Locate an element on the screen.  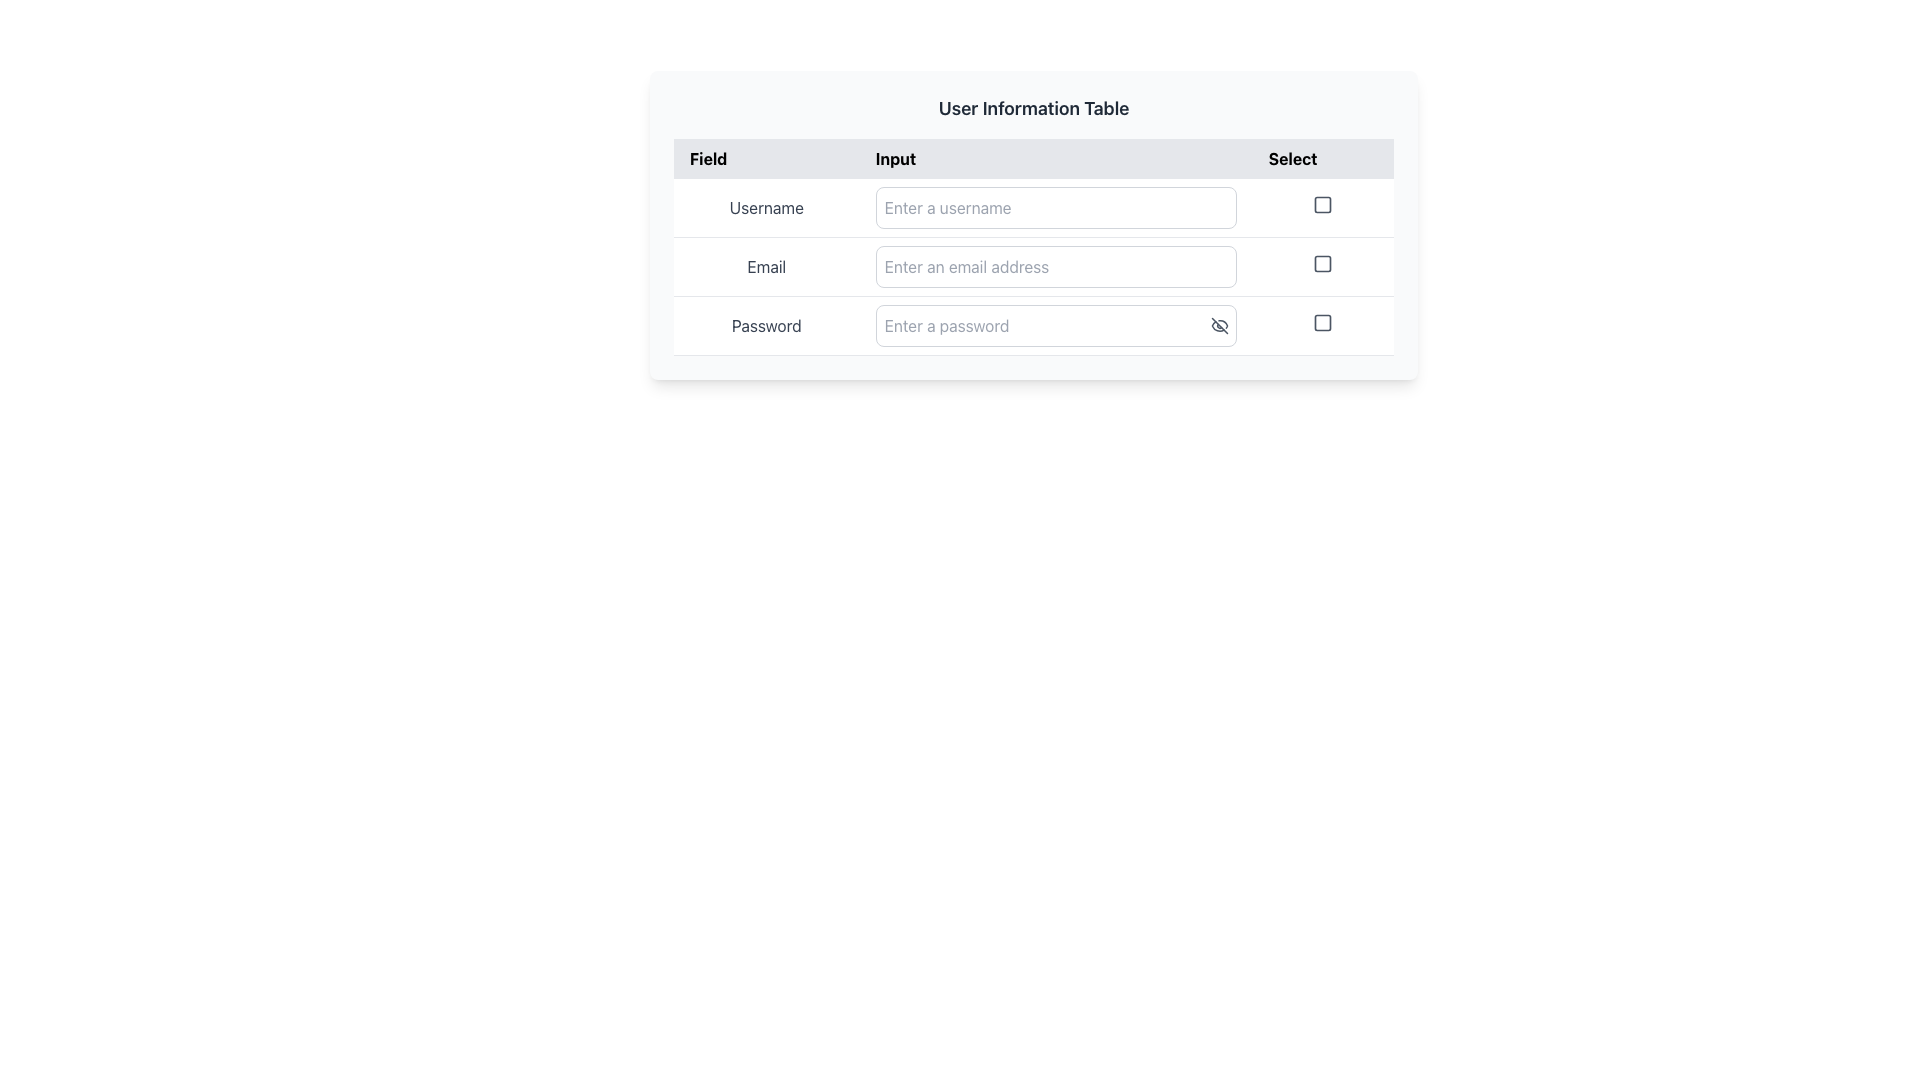
the email input field in the 'User Information Table' is located at coordinates (1055, 265).